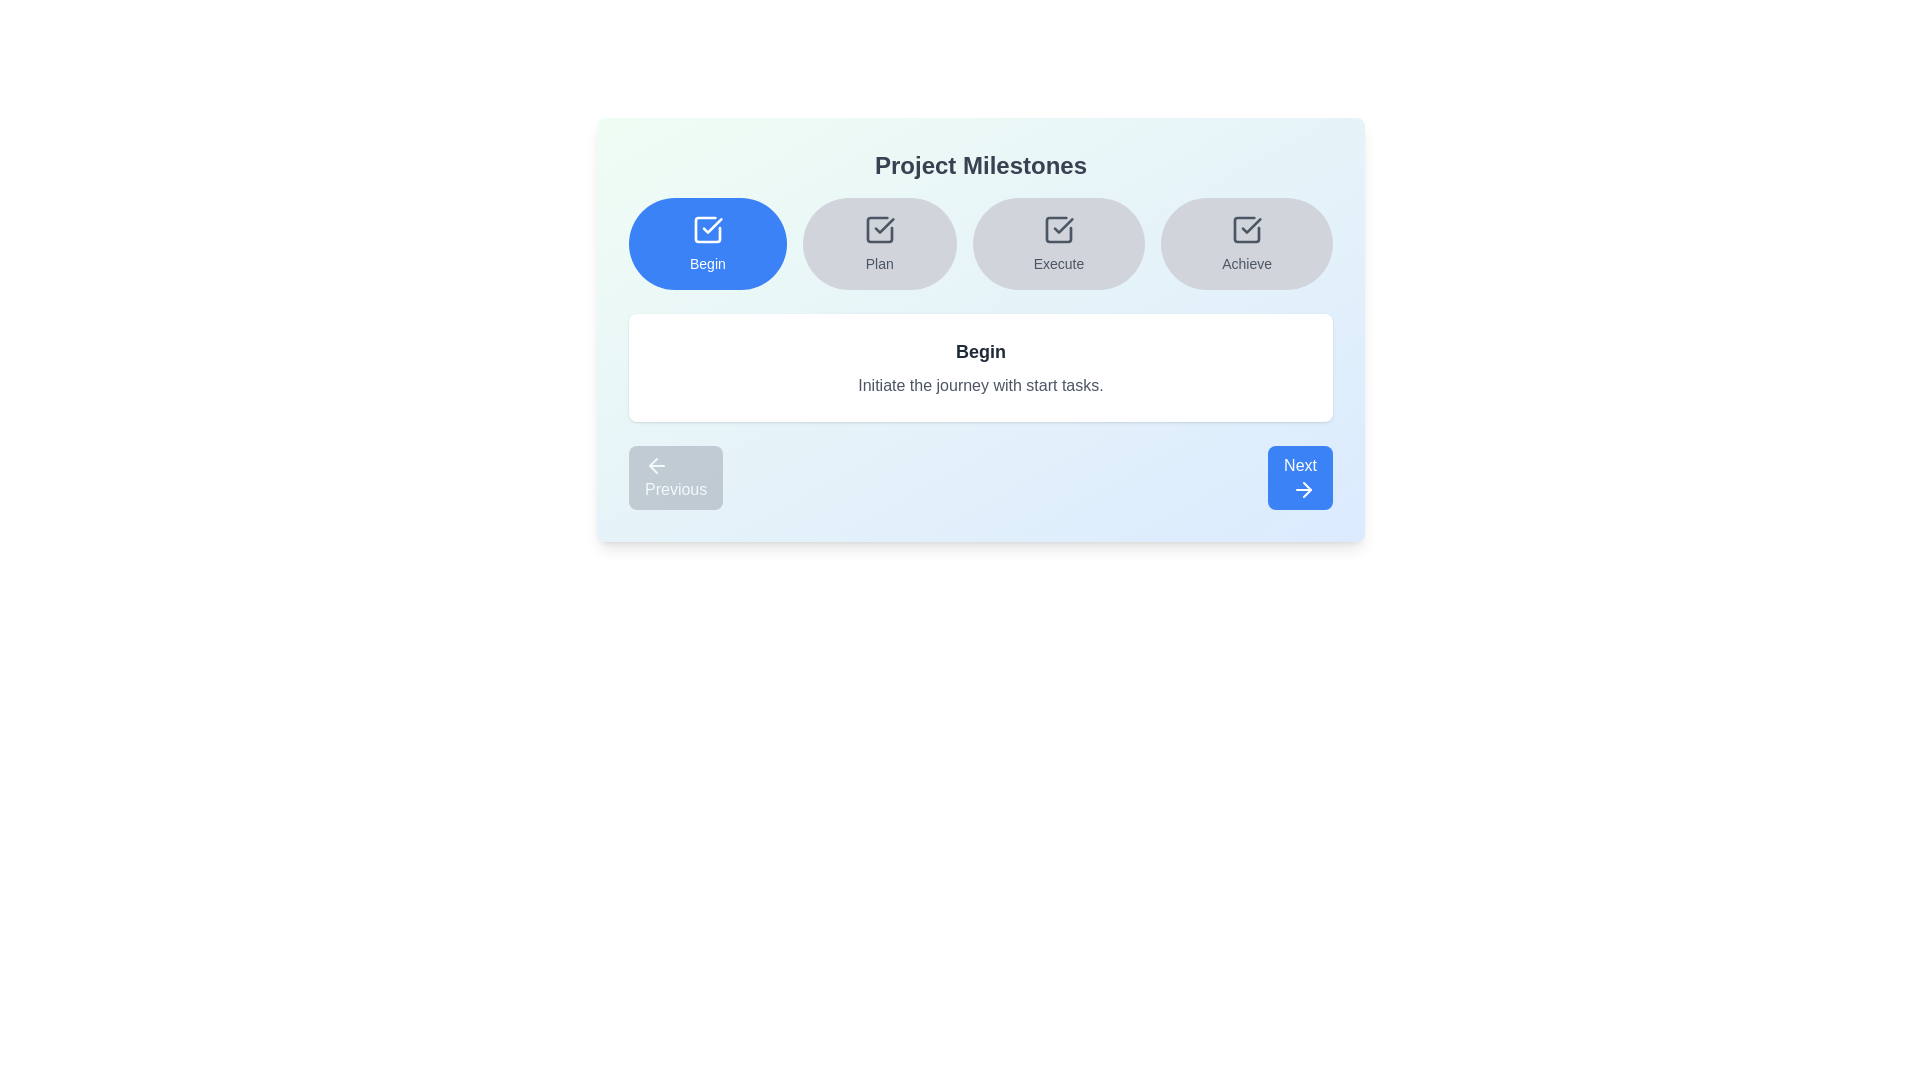 Image resolution: width=1920 pixels, height=1080 pixels. I want to click on the 'Plan' button, which is the second button in a sequence of four buttons labeled 'Begin', 'Plan', 'Execute', and 'Achieve', so click(879, 242).